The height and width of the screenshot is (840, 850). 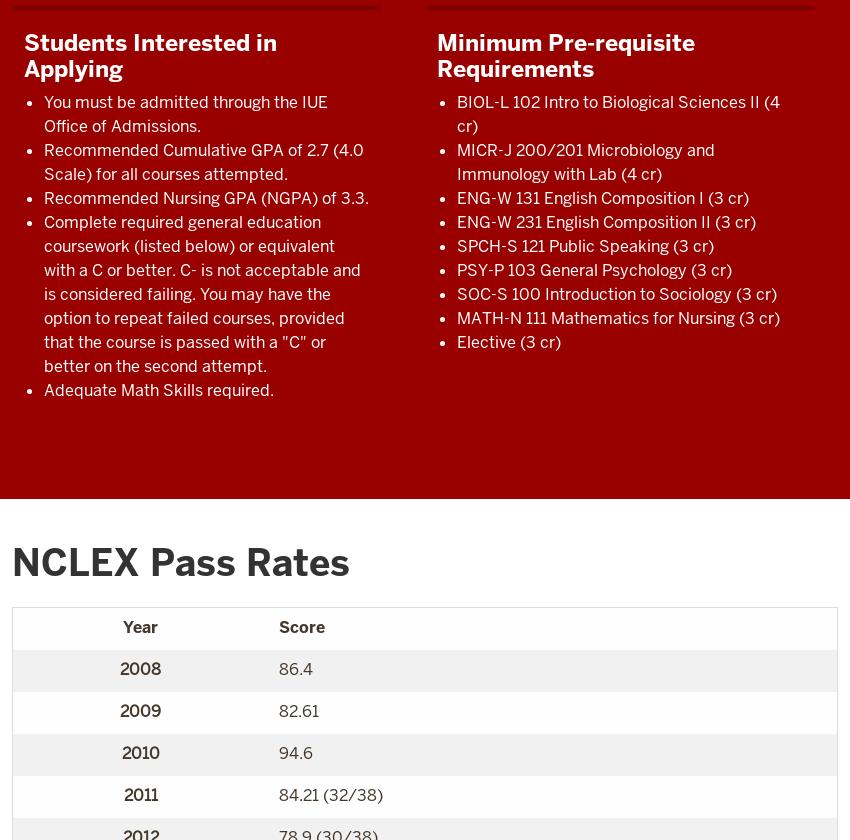 What do you see at coordinates (121, 626) in the screenshot?
I see `'Year'` at bounding box center [121, 626].